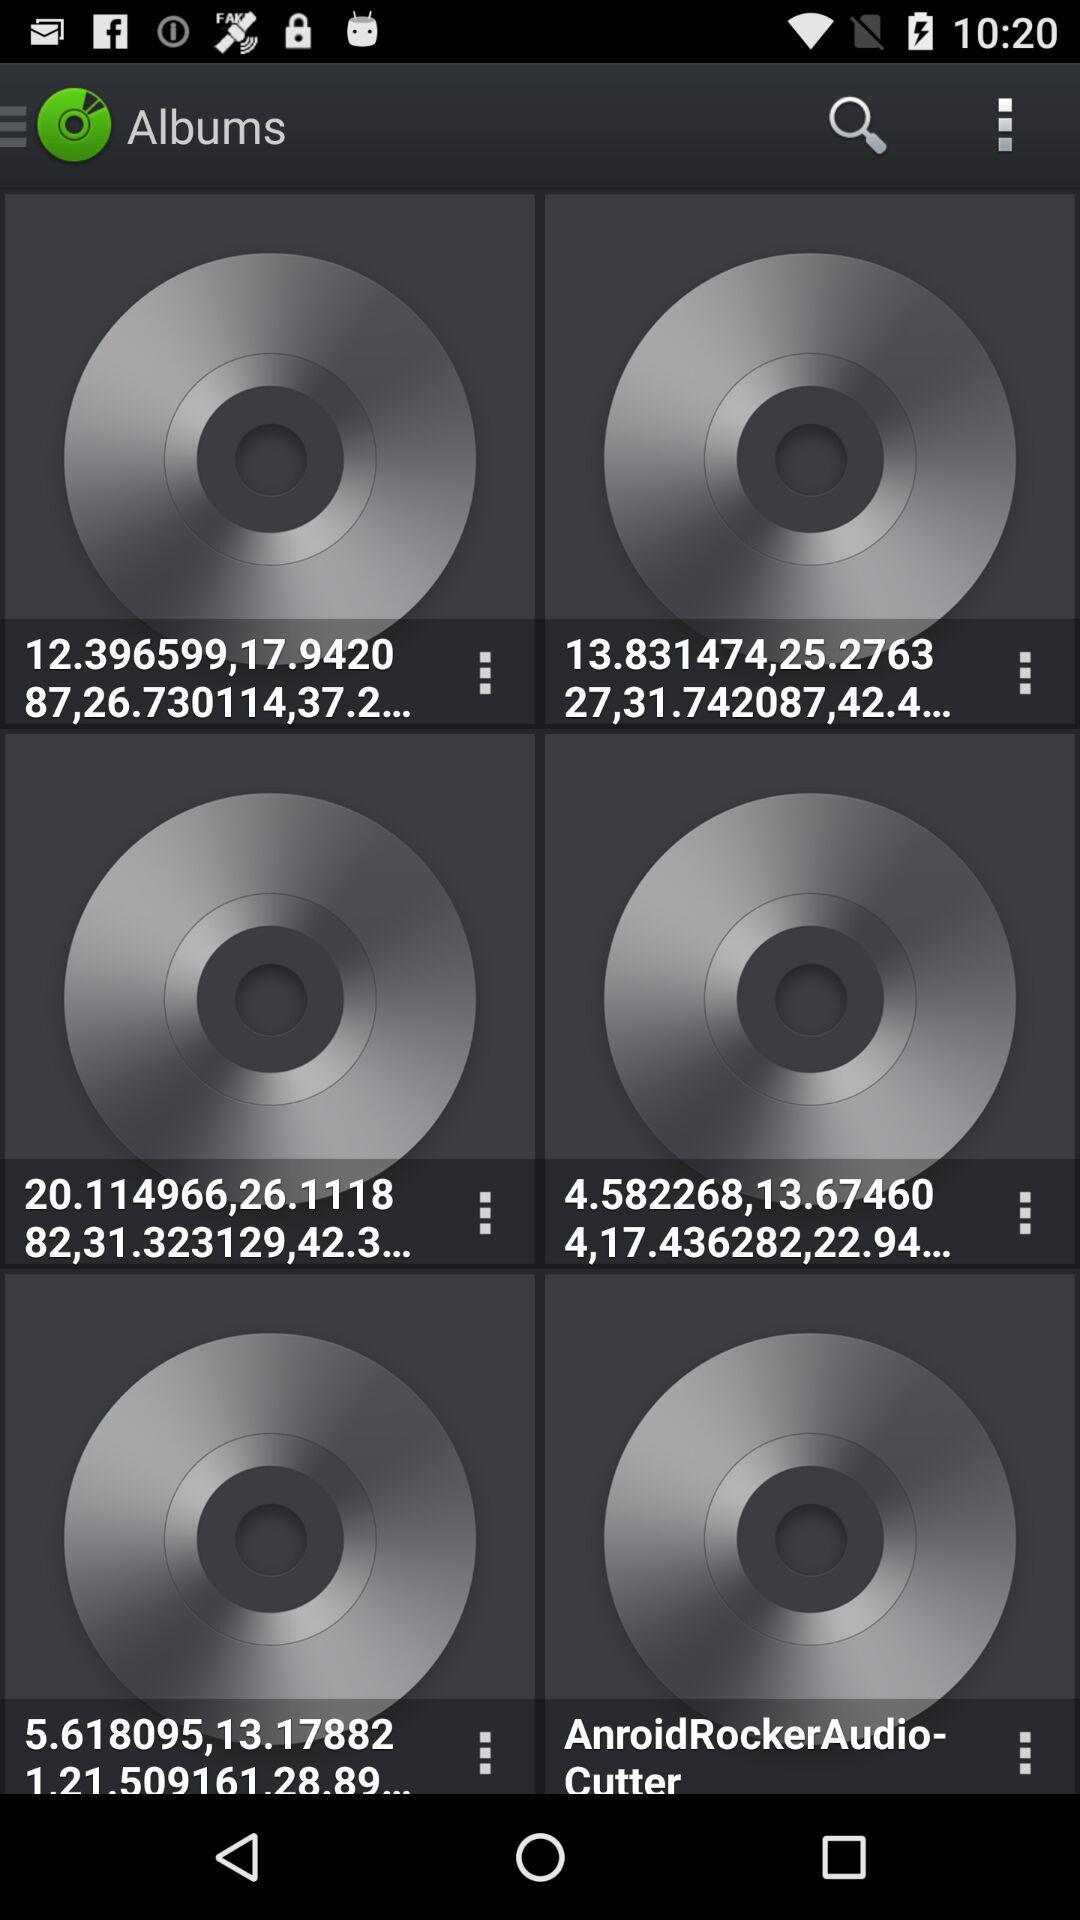  I want to click on displays option menu for corresponding album, so click(484, 673).